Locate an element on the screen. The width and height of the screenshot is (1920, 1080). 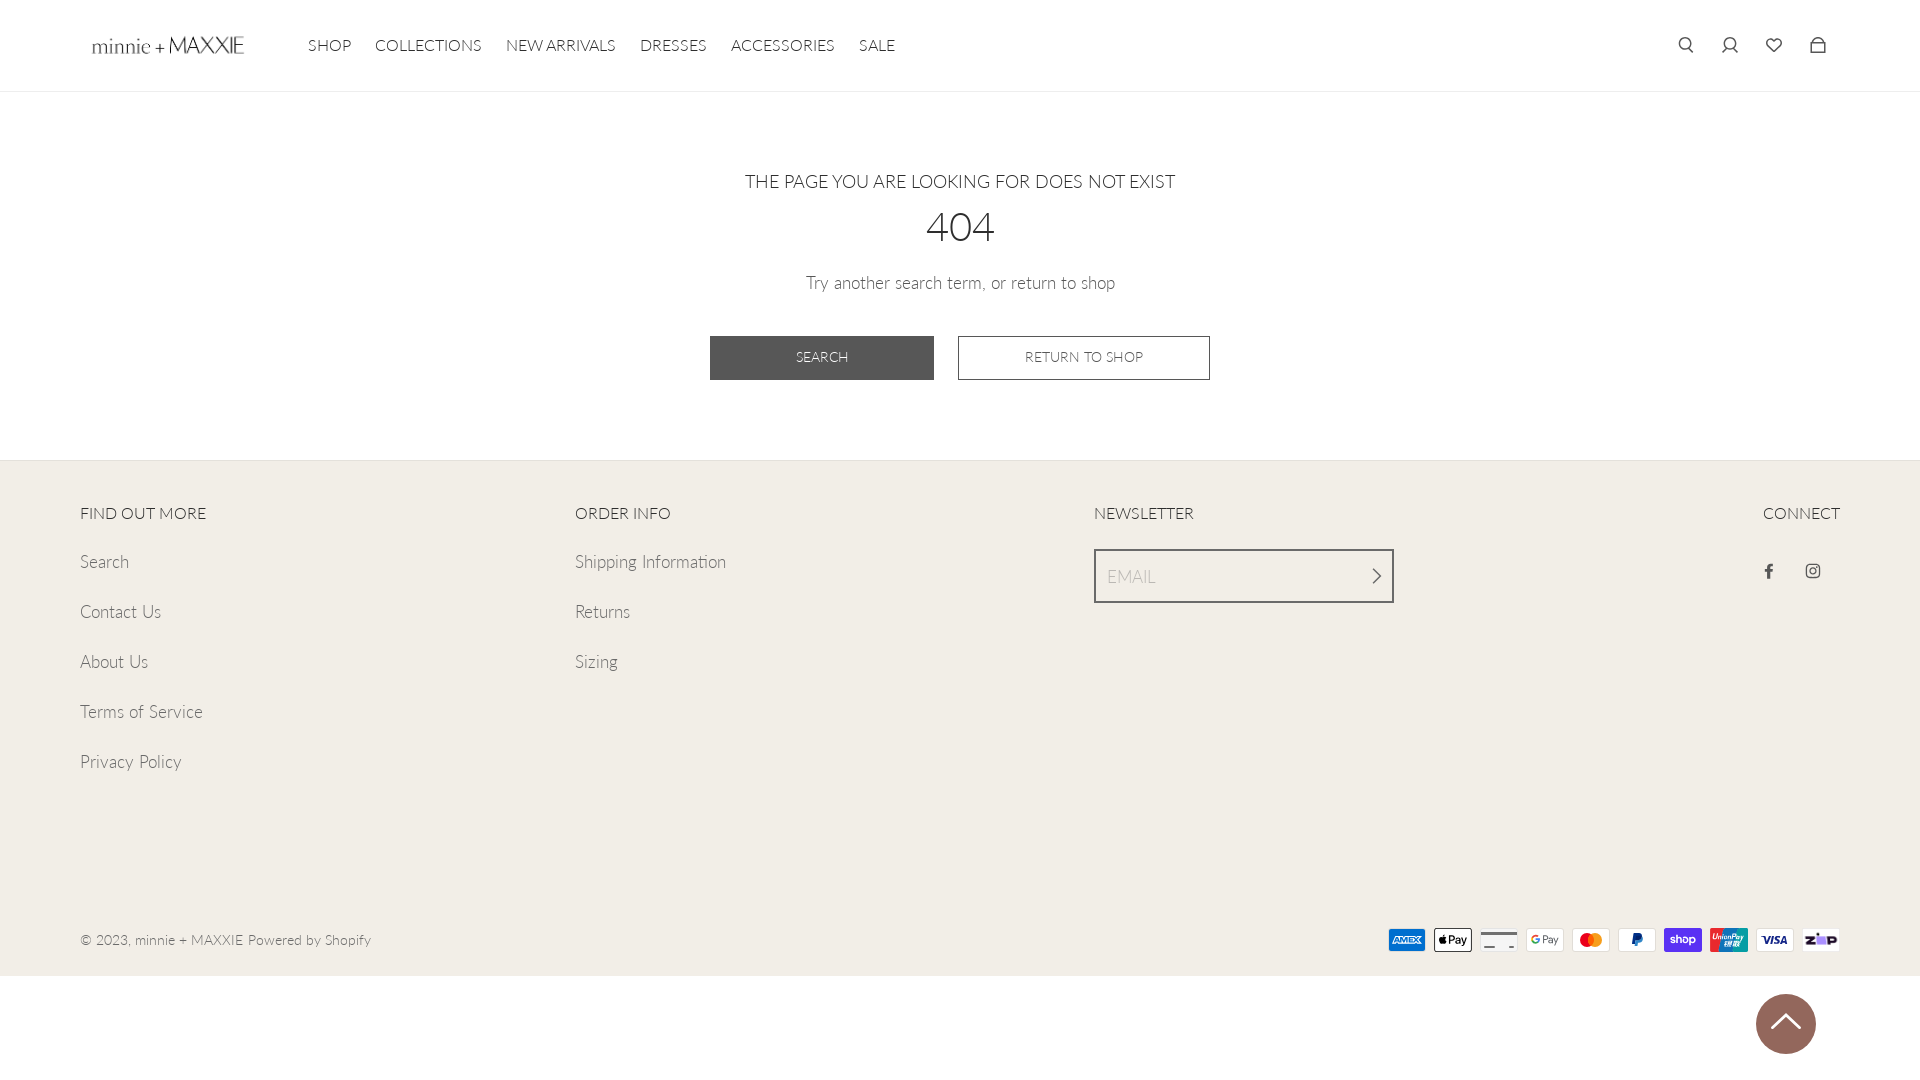
'SALE' is located at coordinates (877, 45).